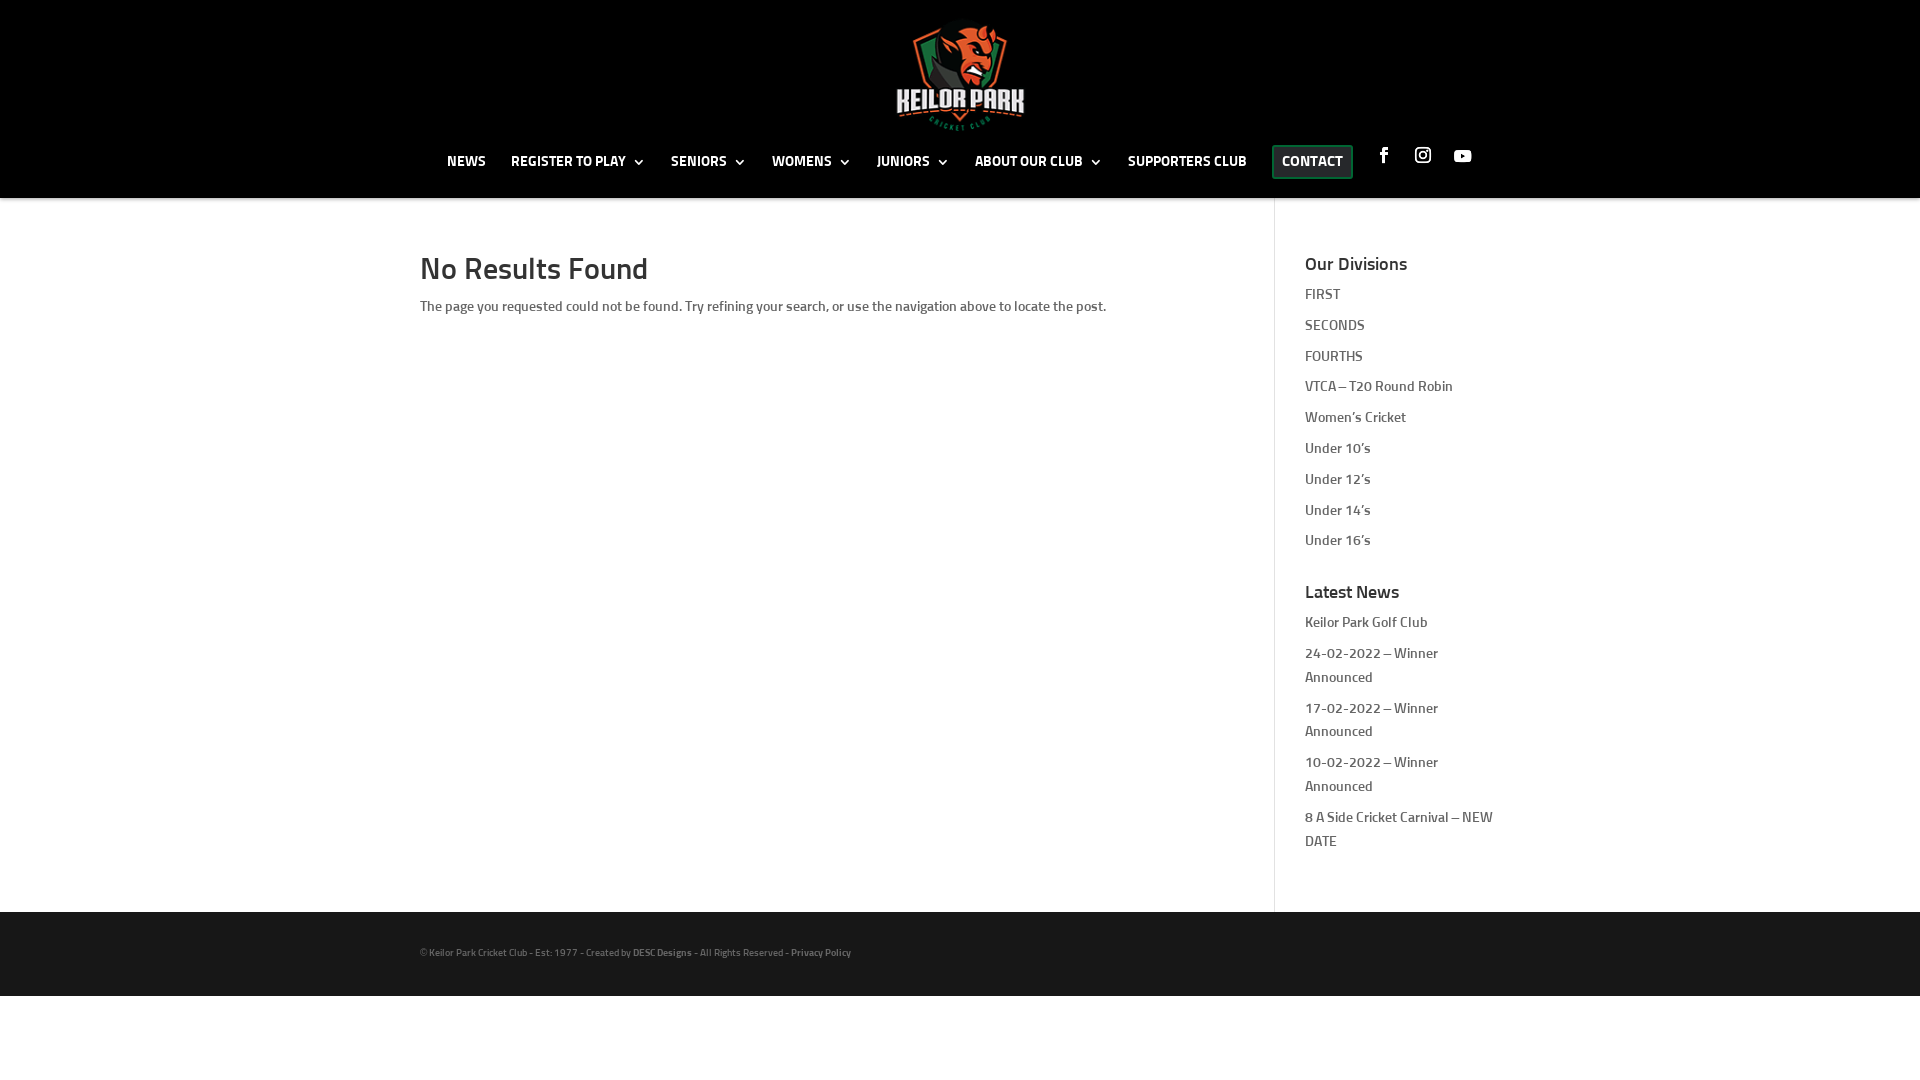 The image size is (1920, 1080). I want to click on 'Privacy Policy', so click(820, 951).